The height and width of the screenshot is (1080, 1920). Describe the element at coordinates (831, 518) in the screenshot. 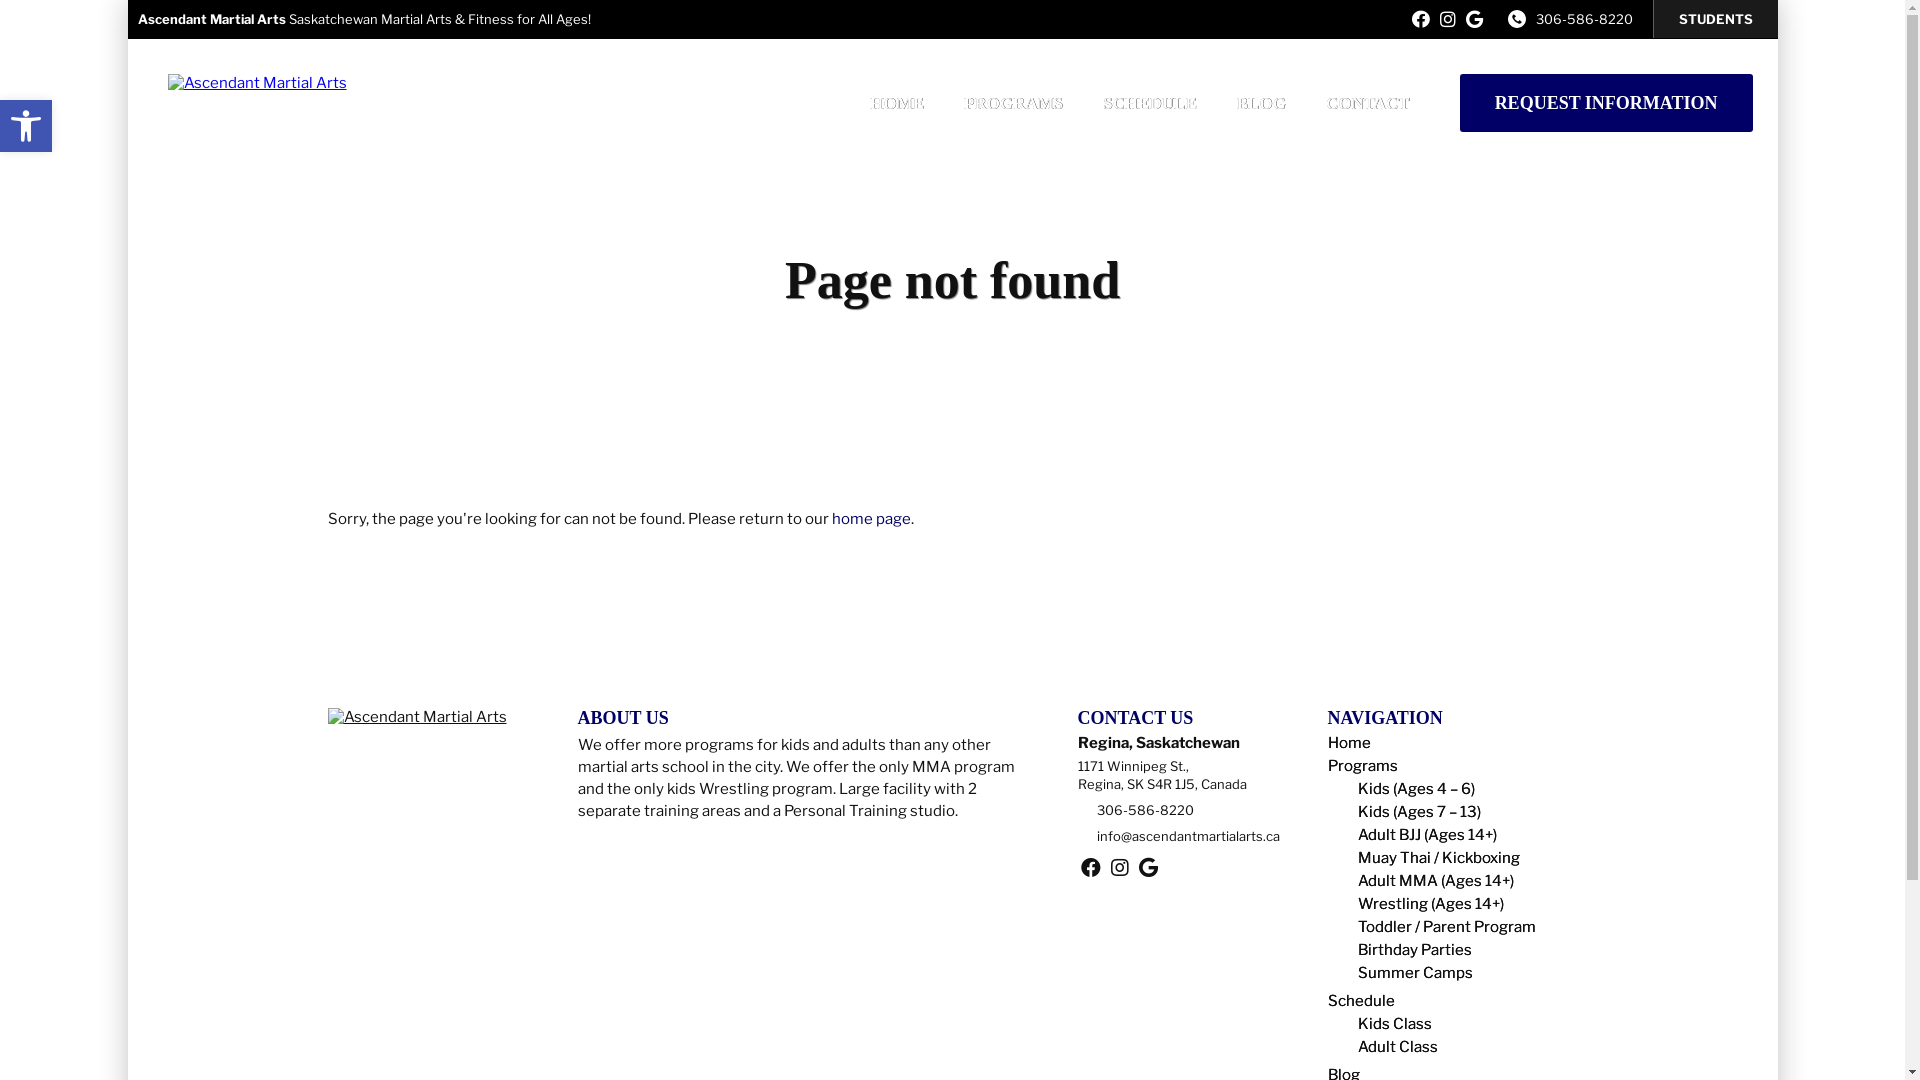

I see `'home page'` at that location.